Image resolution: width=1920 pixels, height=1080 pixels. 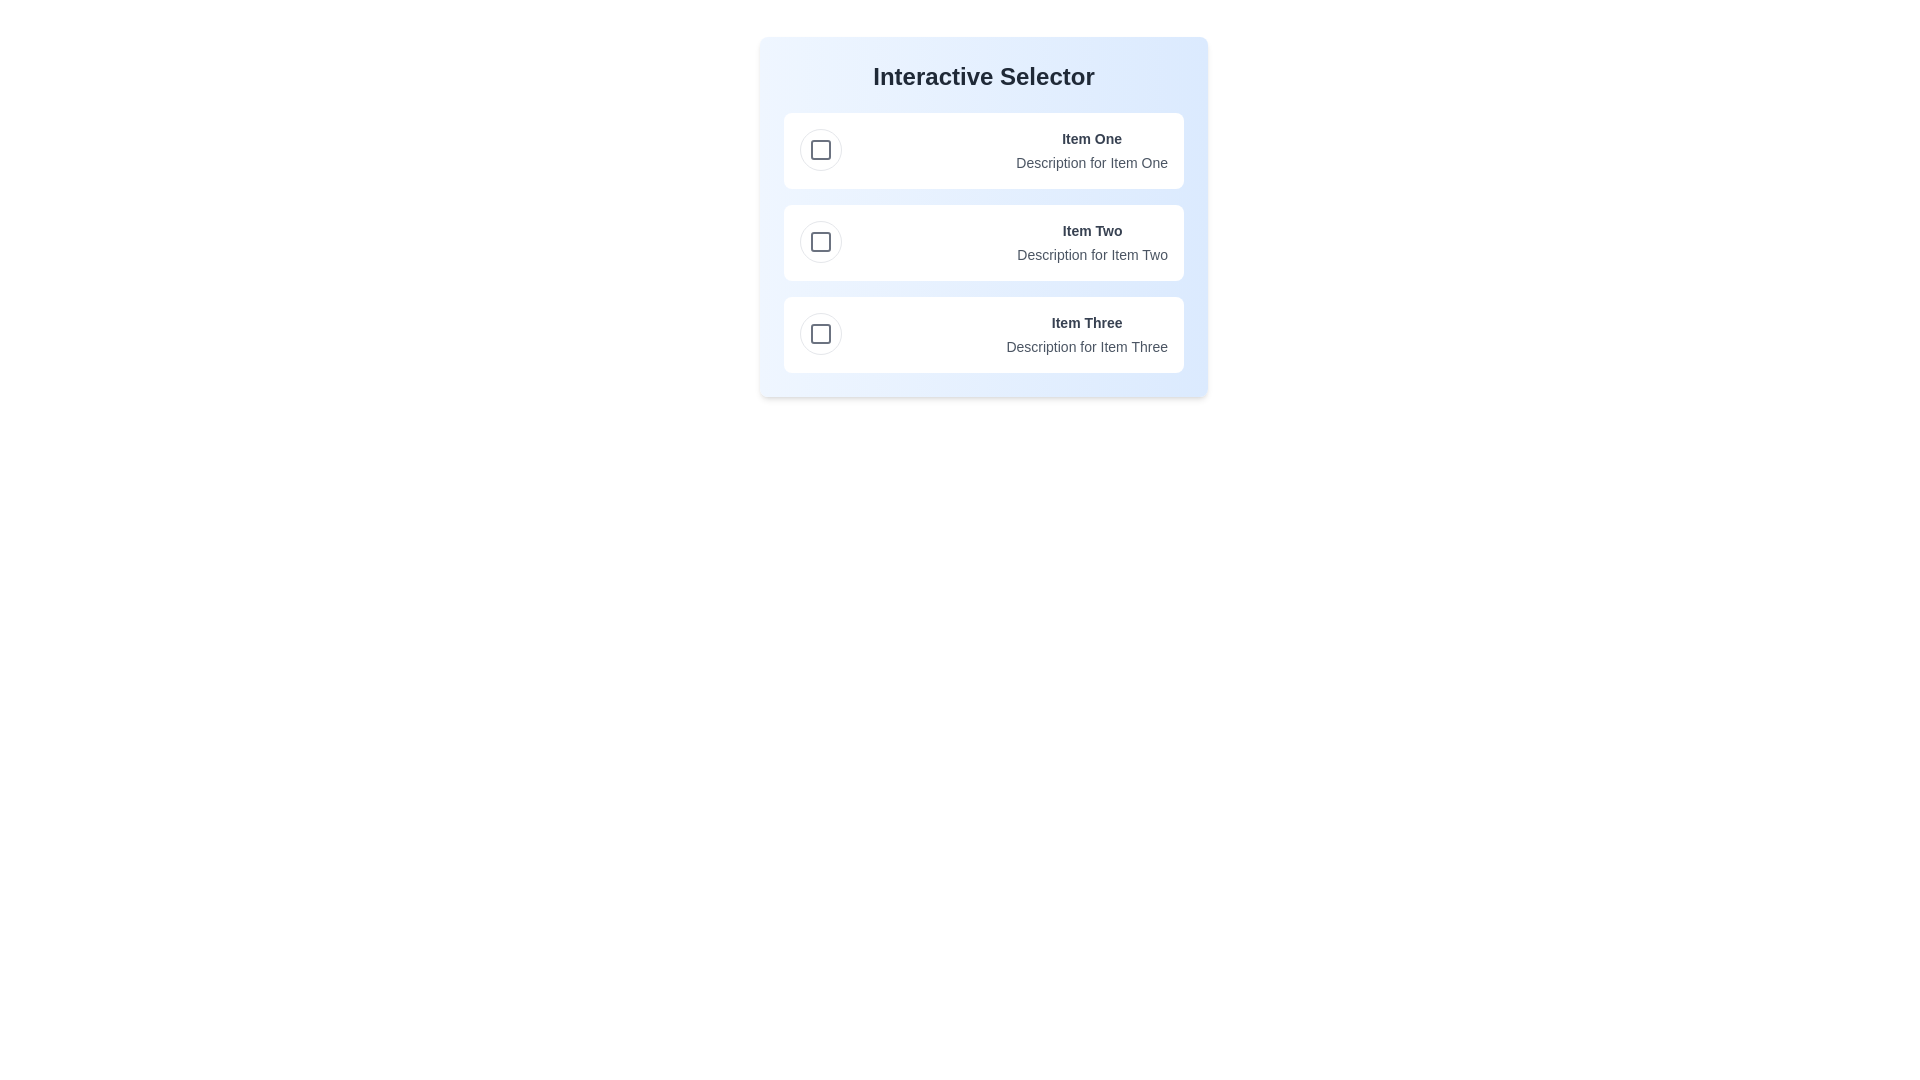 I want to click on the decorative SVG element that indicates selection or interaction status for the 'Item One' in the Interactive Selector panel, so click(x=820, y=149).